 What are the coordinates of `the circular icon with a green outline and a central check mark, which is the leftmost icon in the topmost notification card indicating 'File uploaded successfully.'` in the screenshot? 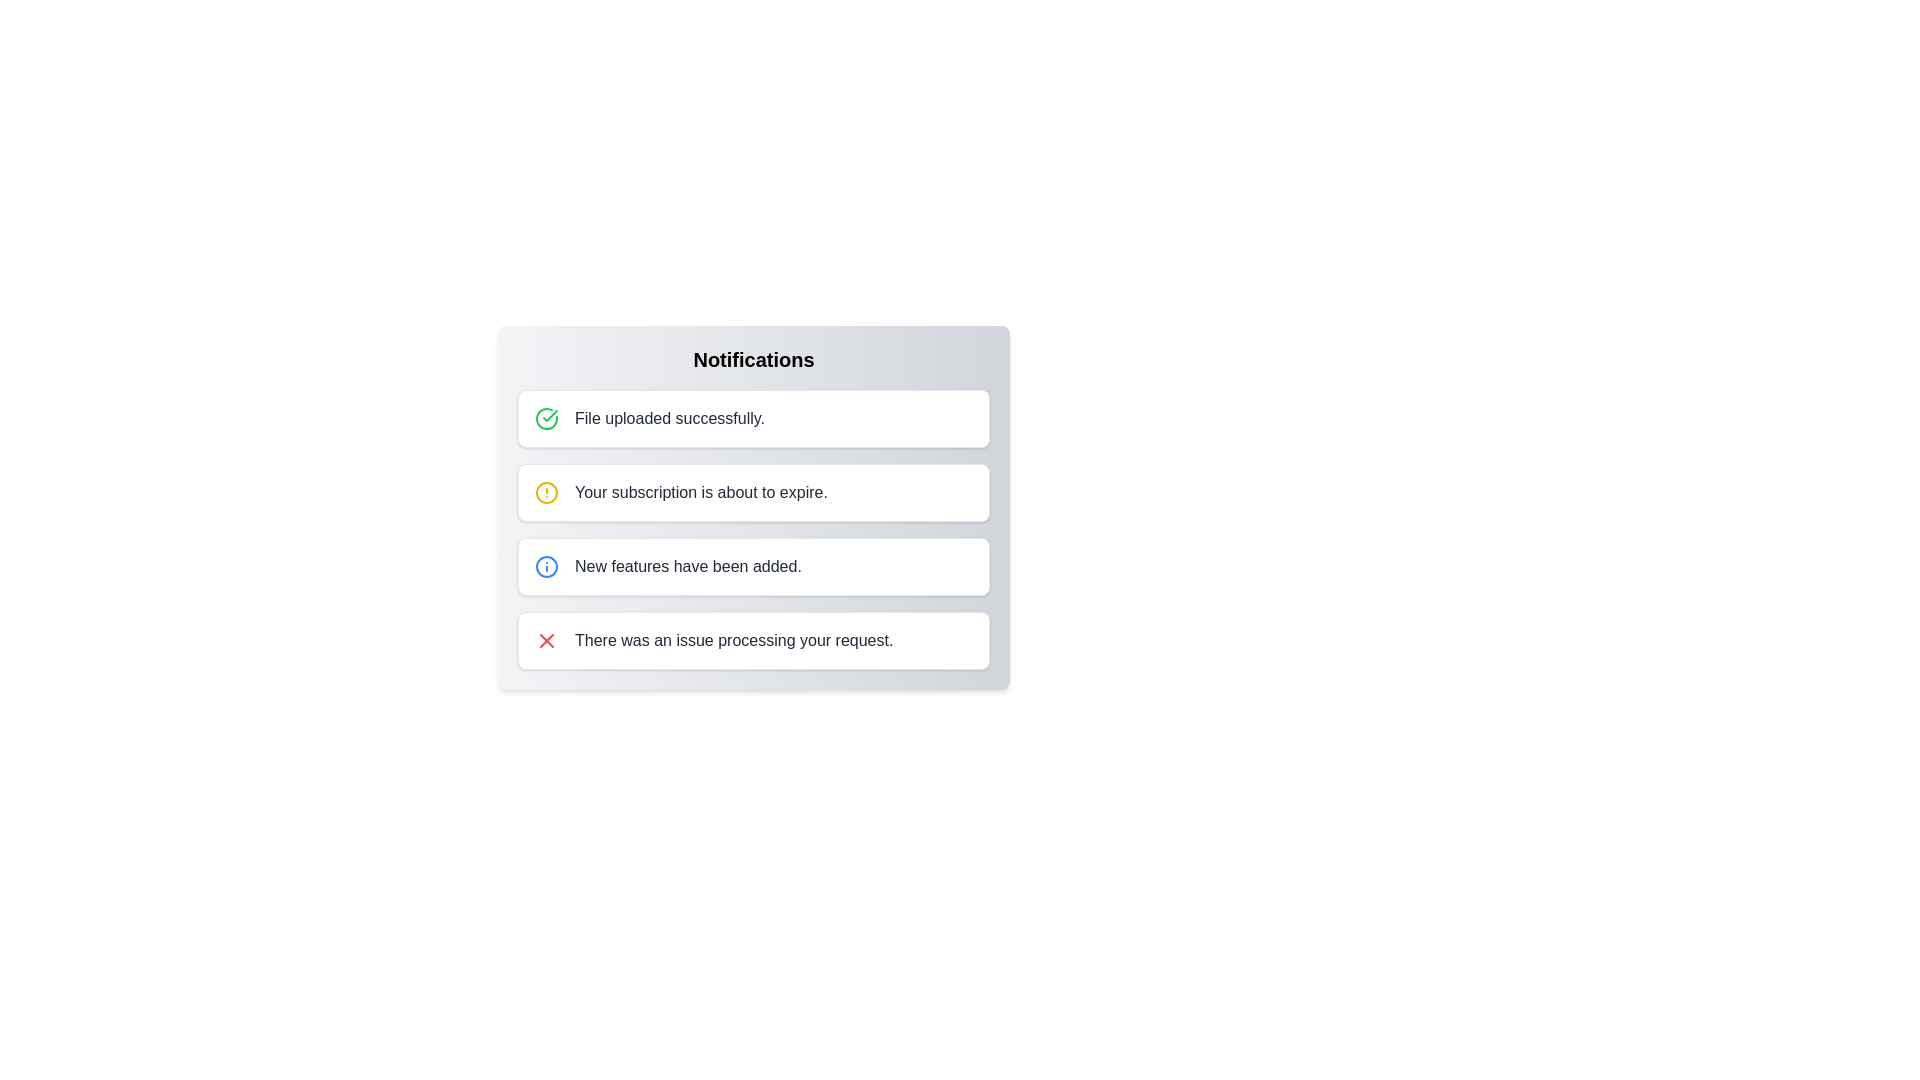 It's located at (547, 418).